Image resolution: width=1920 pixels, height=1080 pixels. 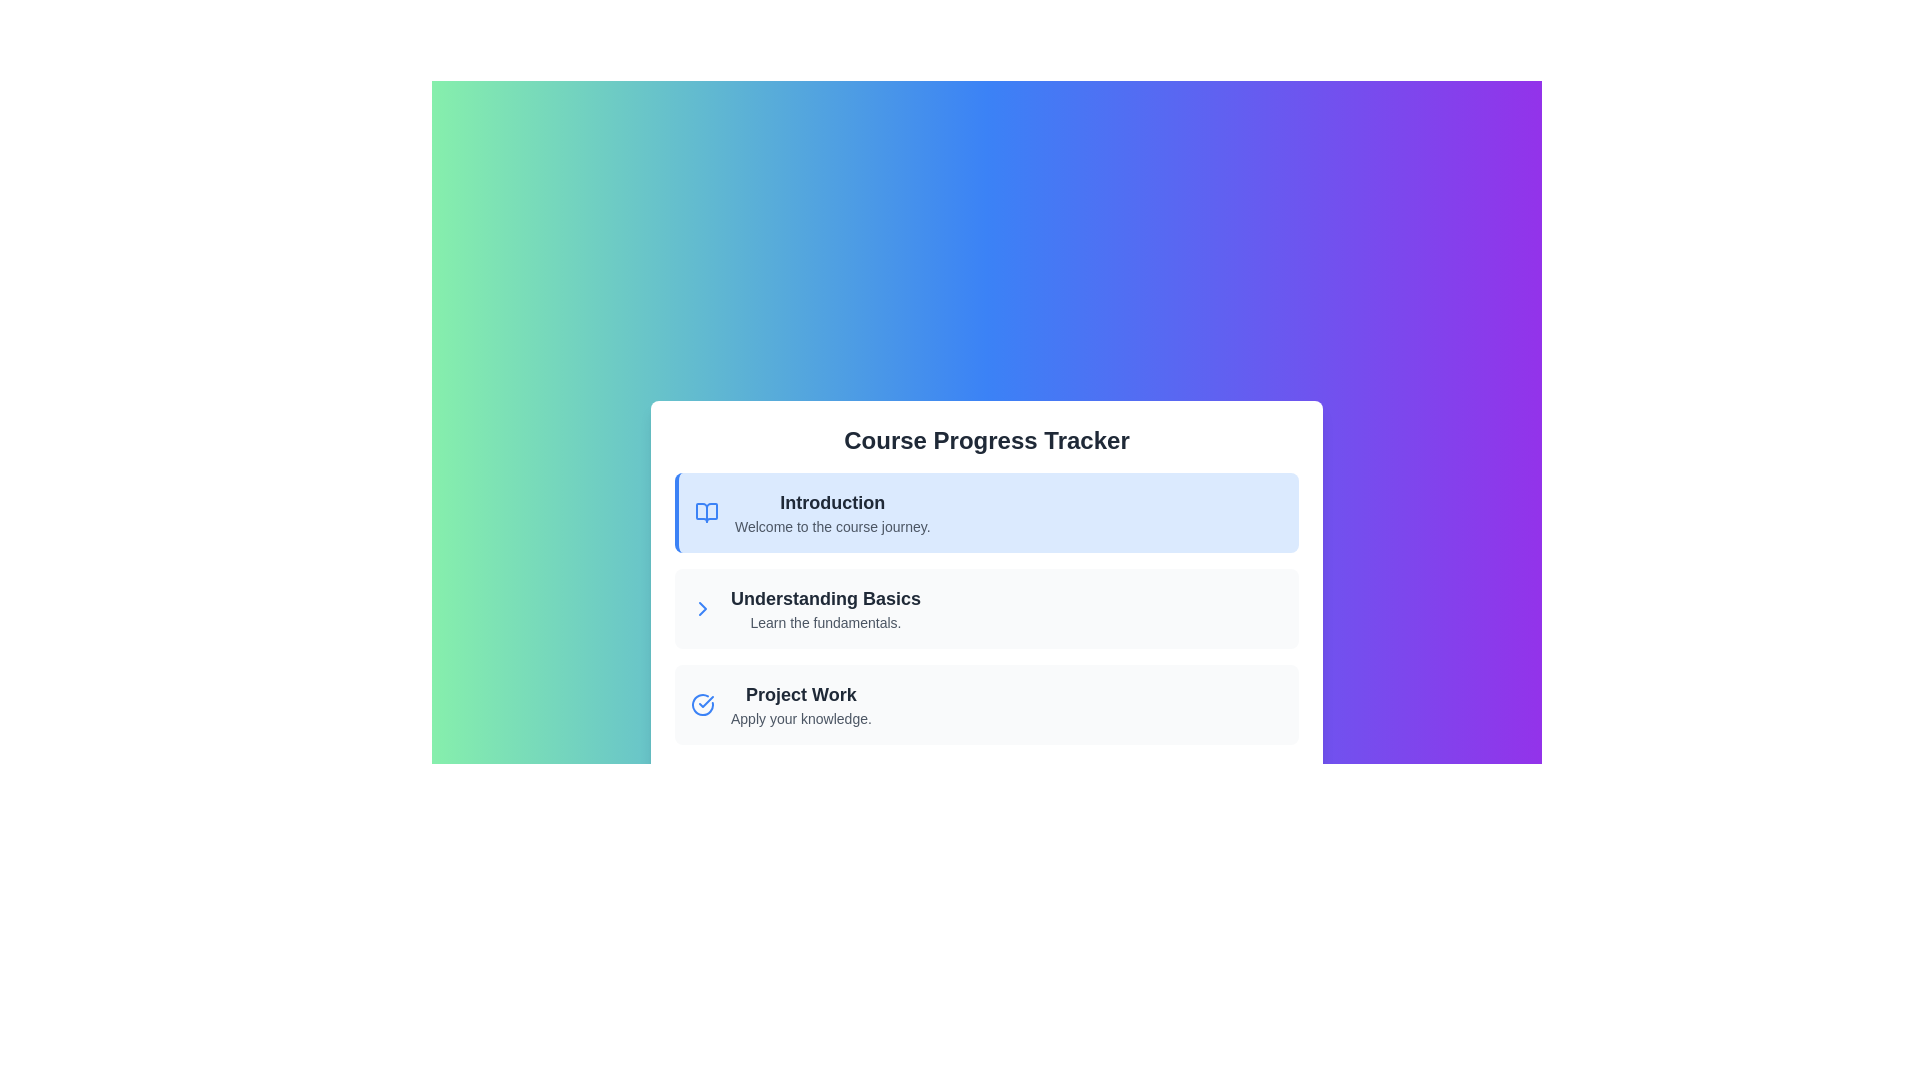 What do you see at coordinates (832, 501) in the screenshot?
I see `the bold text label that reads 'Introduction', which is styled with a large font size and dark gray color, located in the first row of a list of course sections` at bounding box center [832, 501].